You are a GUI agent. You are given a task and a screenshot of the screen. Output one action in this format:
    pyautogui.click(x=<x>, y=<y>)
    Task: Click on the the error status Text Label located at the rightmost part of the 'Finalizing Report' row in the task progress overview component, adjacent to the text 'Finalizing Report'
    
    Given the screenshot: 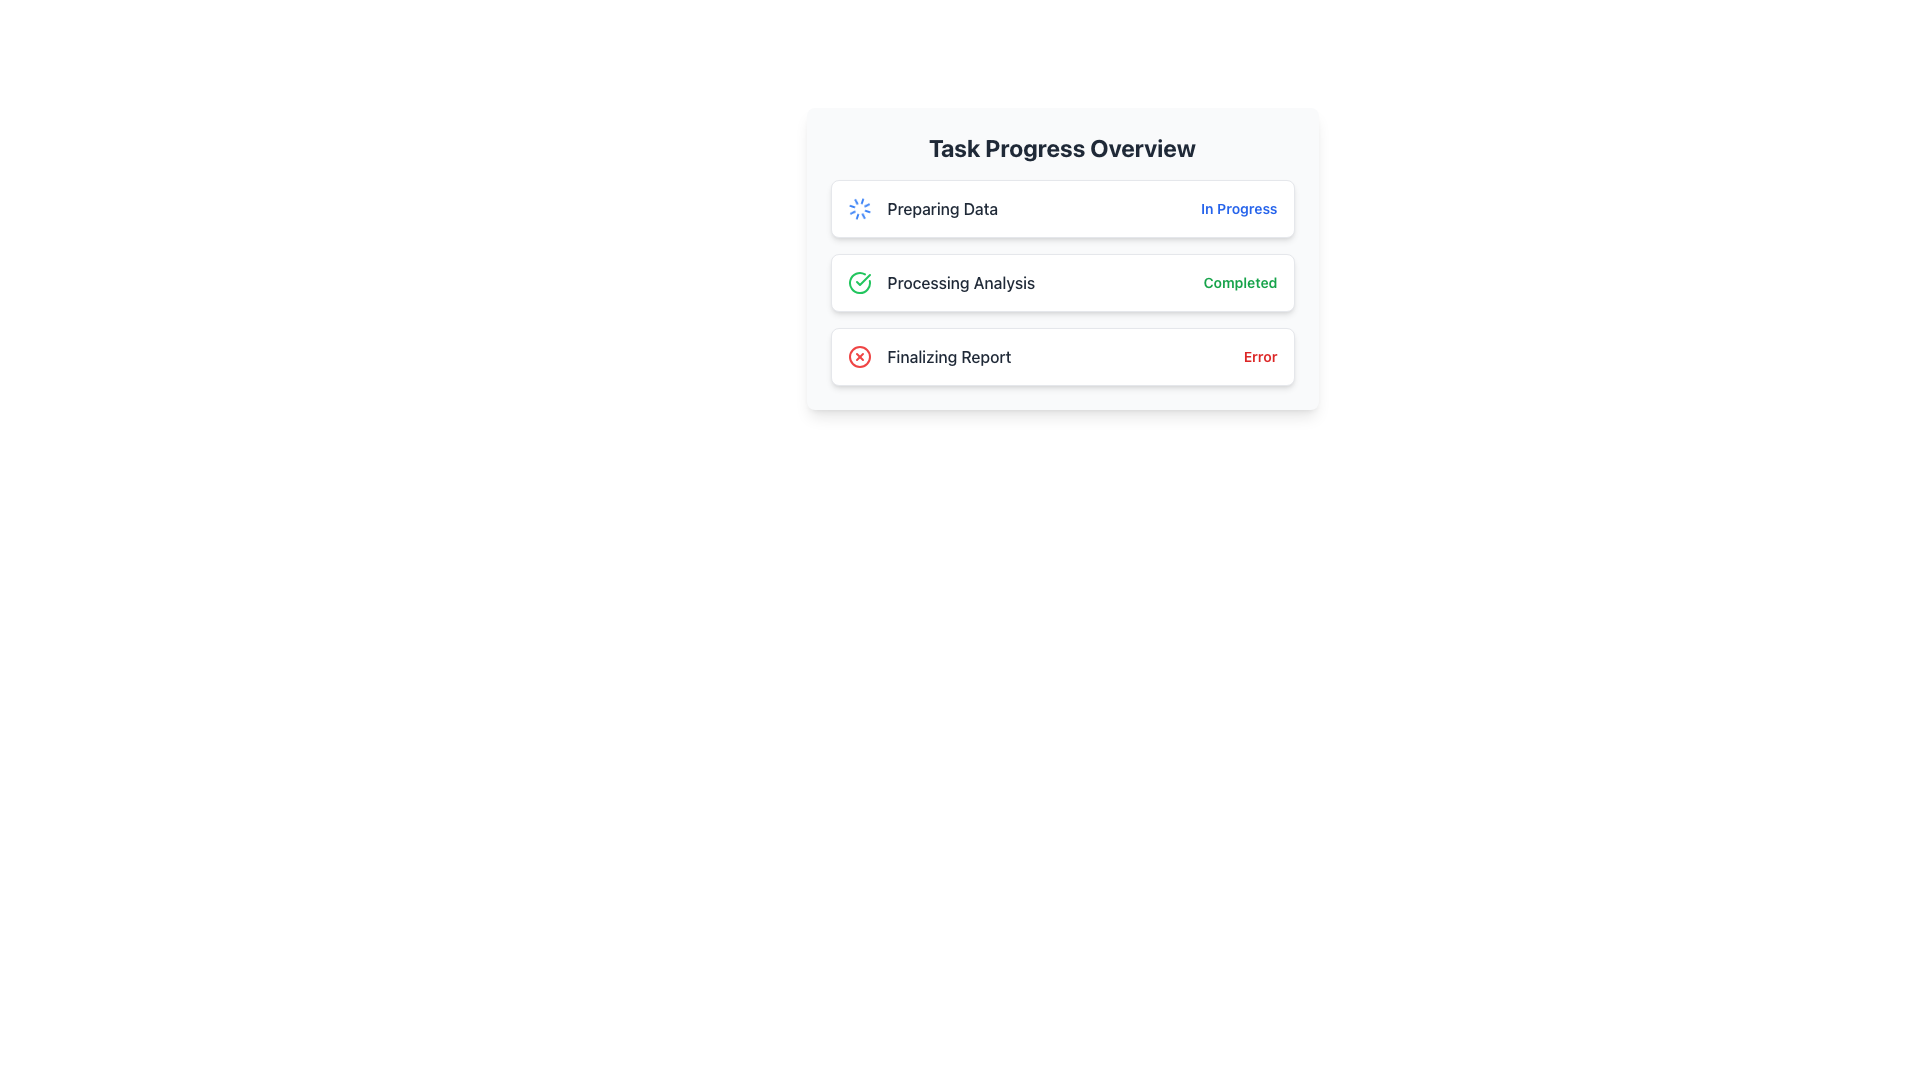 What is the action you would take?
    pyautogui.click(x=1259, y=356)
    